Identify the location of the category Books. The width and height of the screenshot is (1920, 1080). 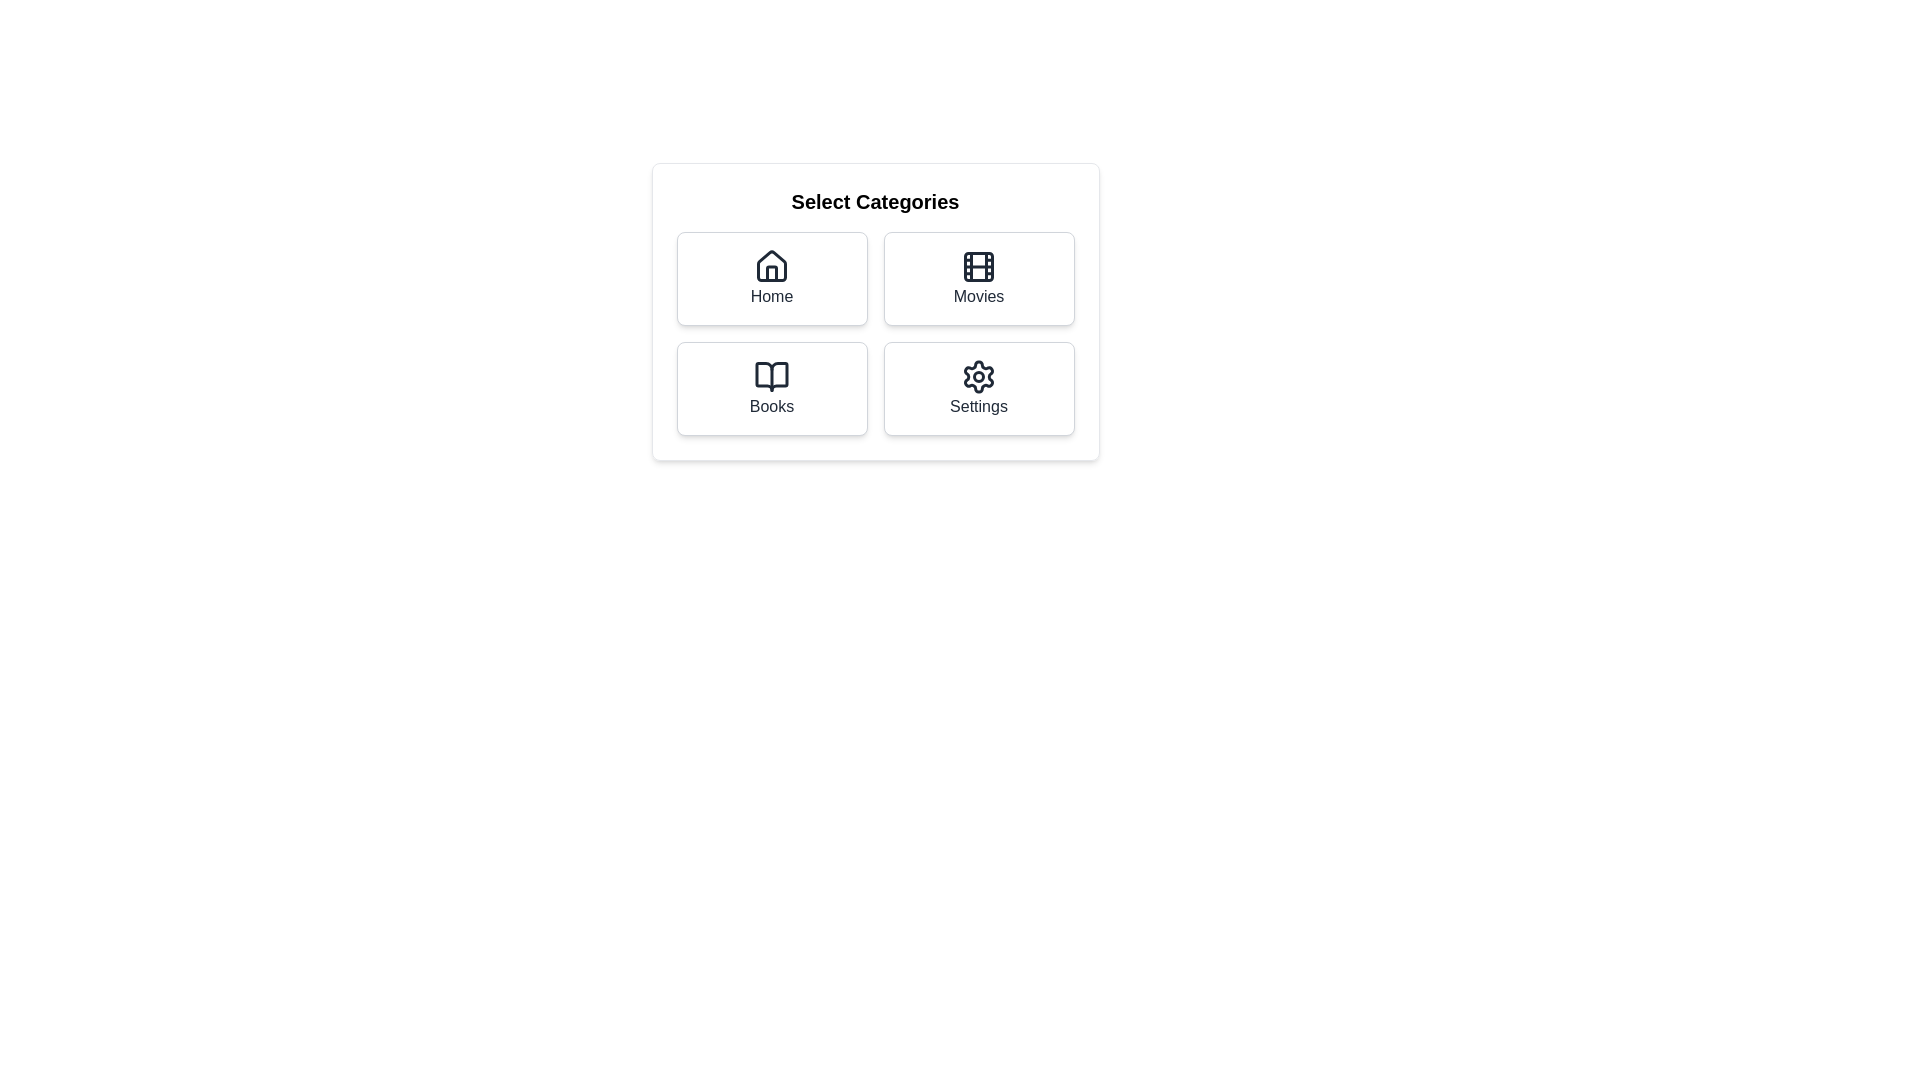
(771, 389).